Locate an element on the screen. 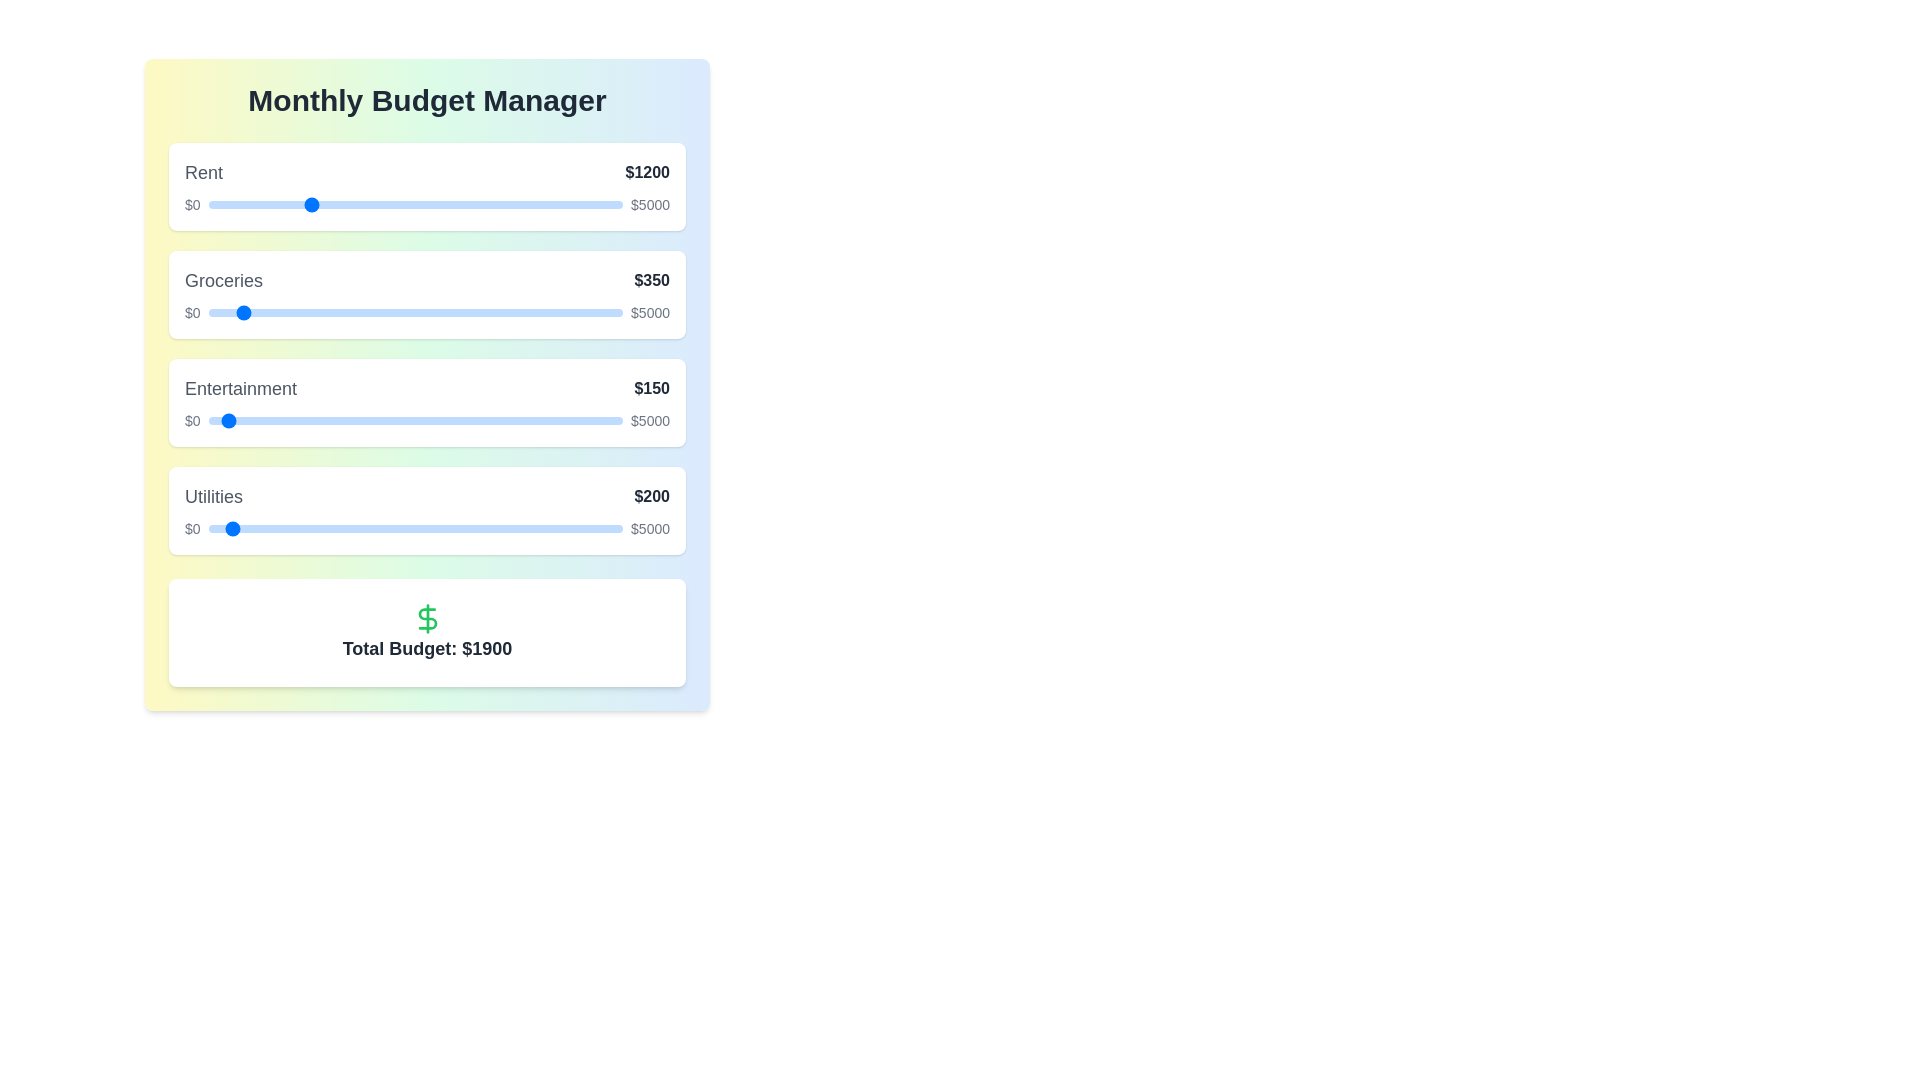 This screenshot has width=1920, height=1080. the groceries budget slider is located at coordinates (385, 312).